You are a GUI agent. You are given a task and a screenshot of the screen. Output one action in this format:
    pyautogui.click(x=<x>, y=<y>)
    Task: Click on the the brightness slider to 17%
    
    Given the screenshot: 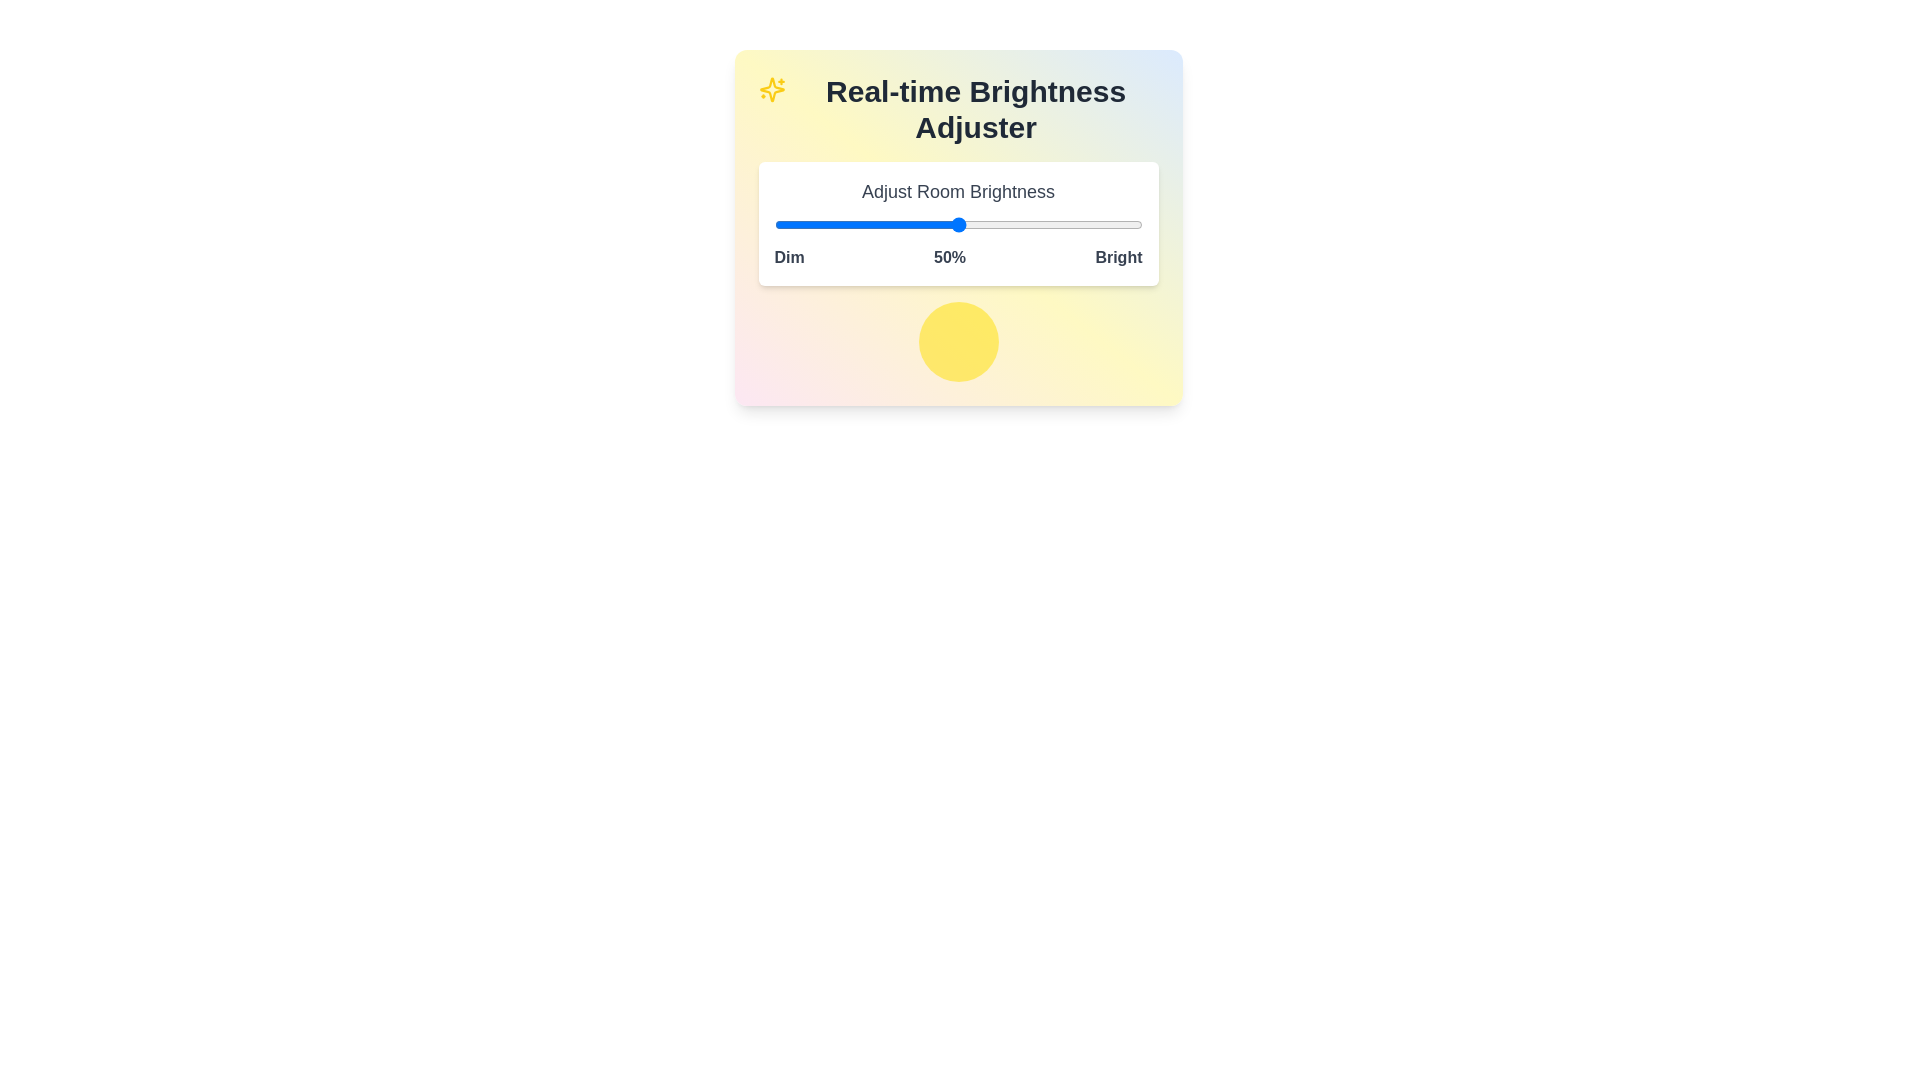 What is the action you would take?
    pyautogui.click(x=837, y=224)
    